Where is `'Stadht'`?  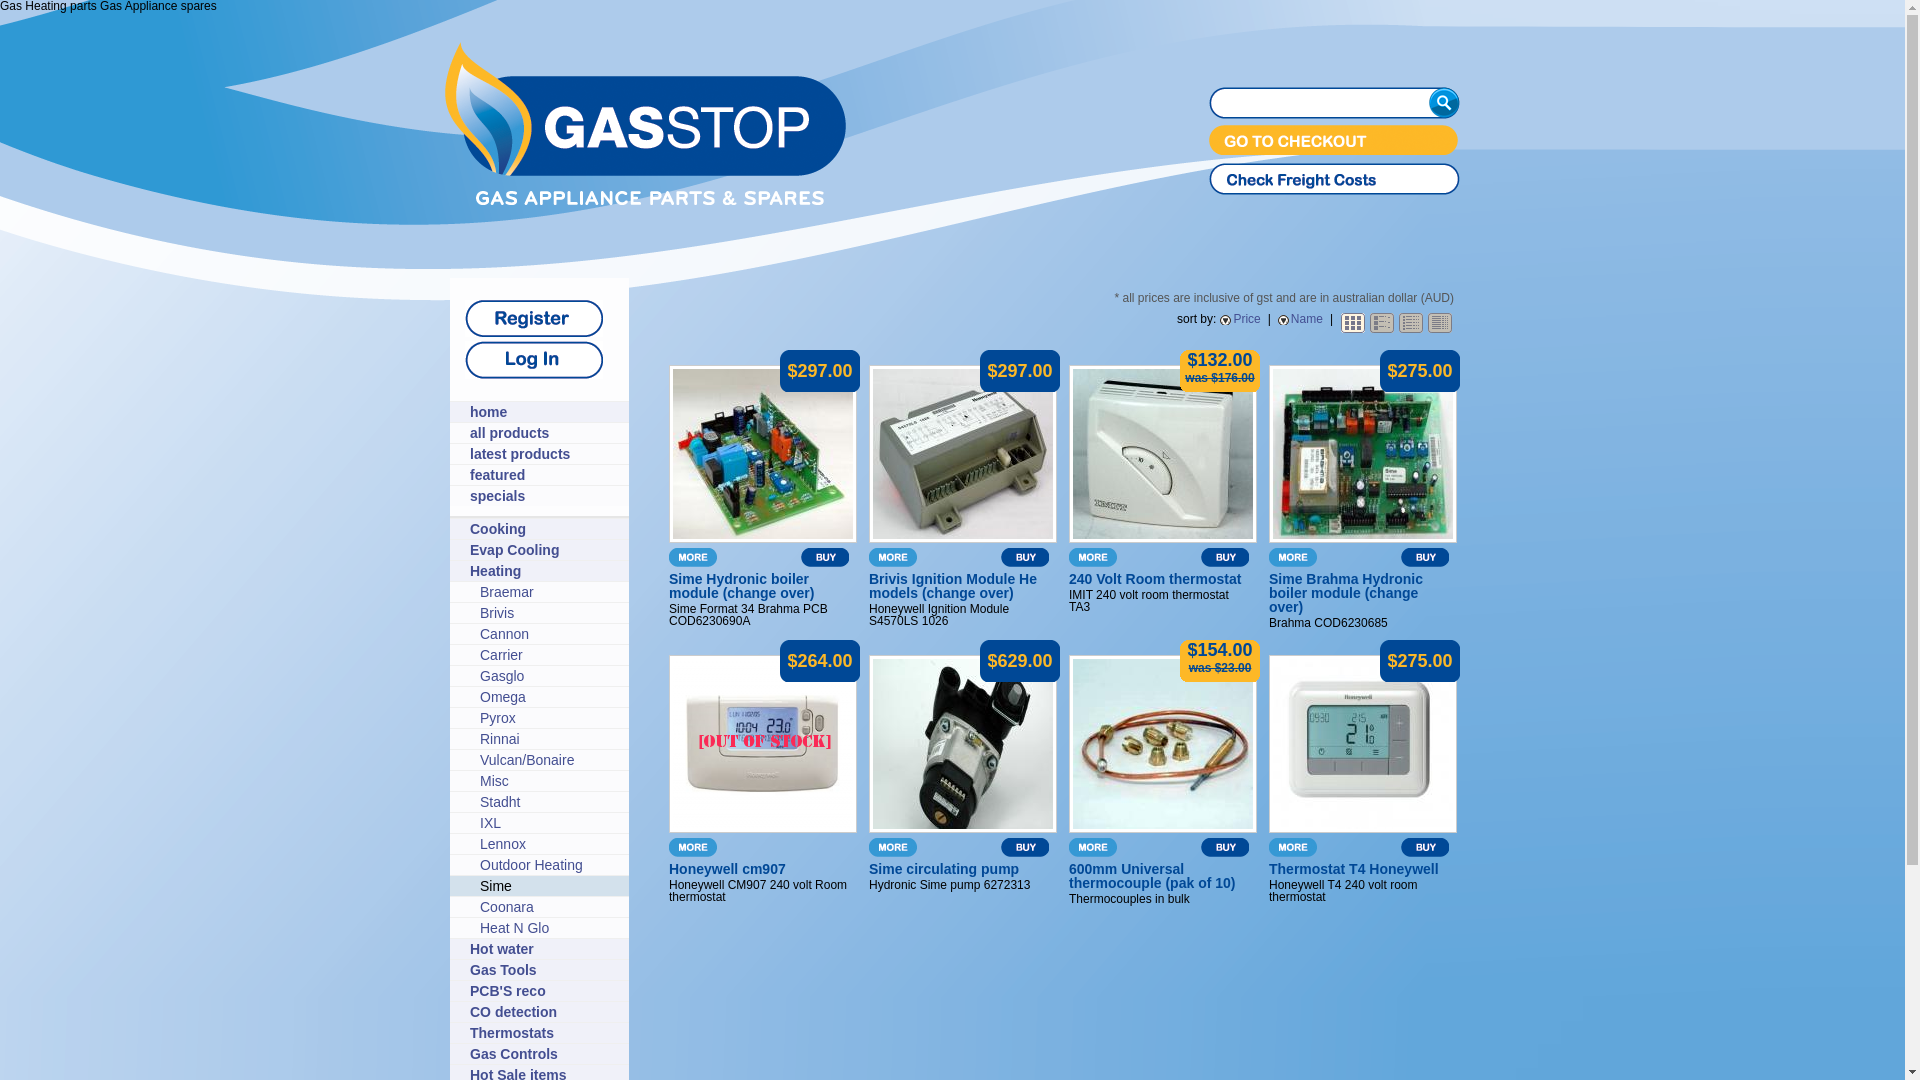 'Stadht' is located at coordinates (480, 801).